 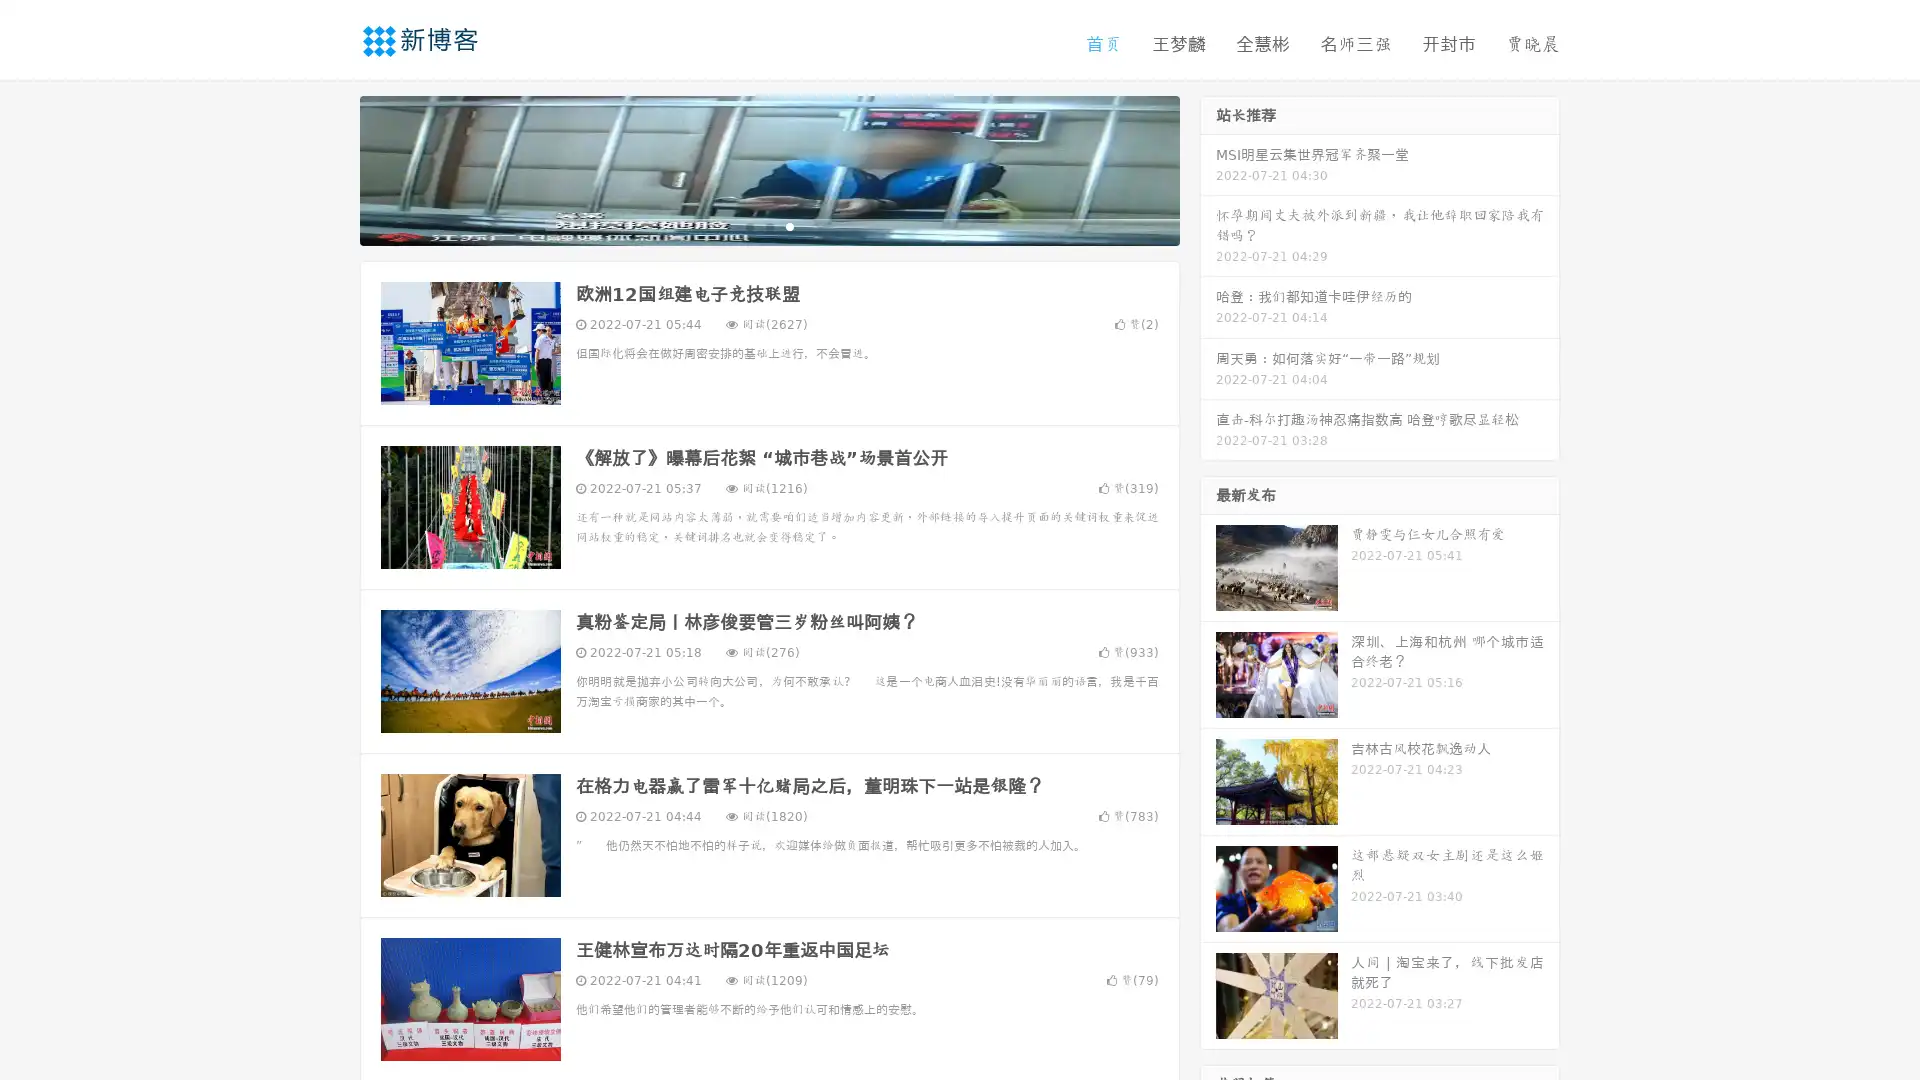 What do you see at coordinates (1208, 168) in the screenshot?
I see `Next slide` at bounding box center [1208, 168].